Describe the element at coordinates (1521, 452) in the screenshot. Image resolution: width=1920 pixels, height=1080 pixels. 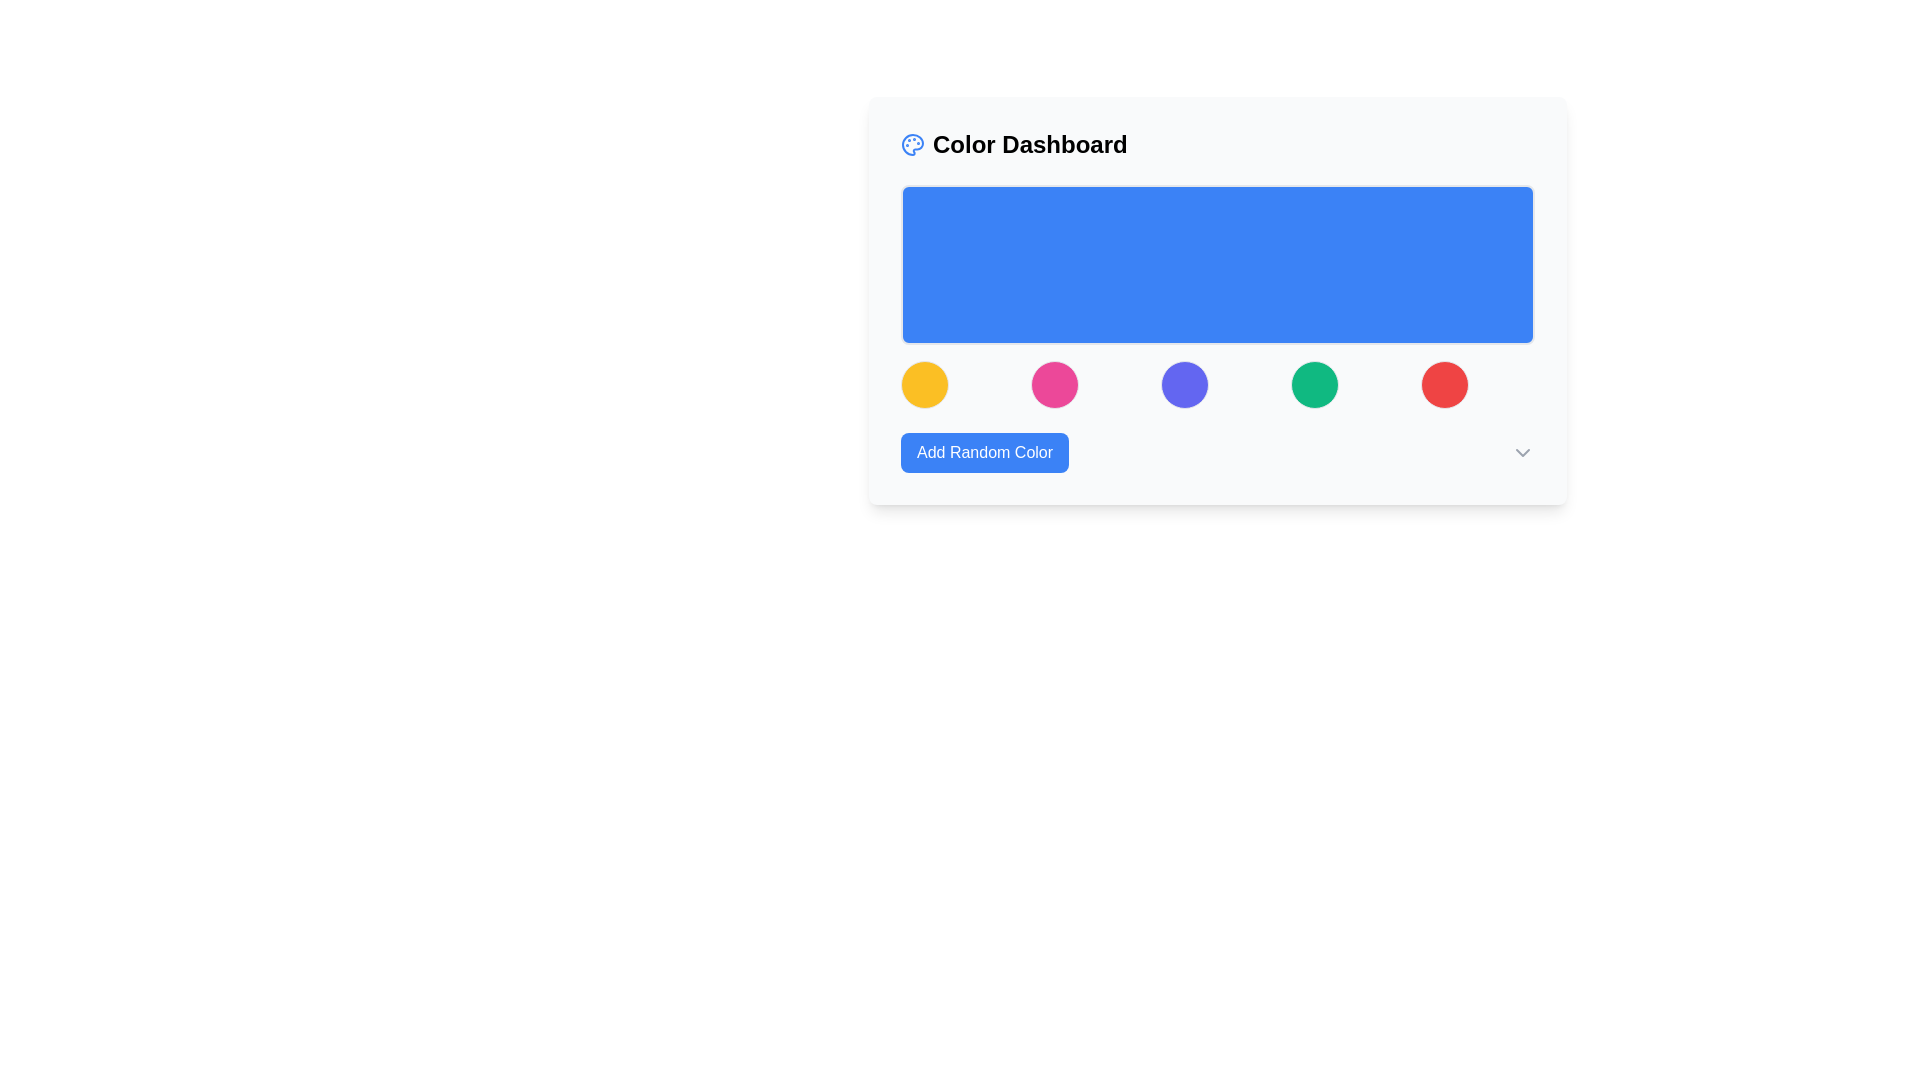
I see `the SVG Icon located at the bottom-right of the layout, next to the 'Add Random Color' button` at that location.